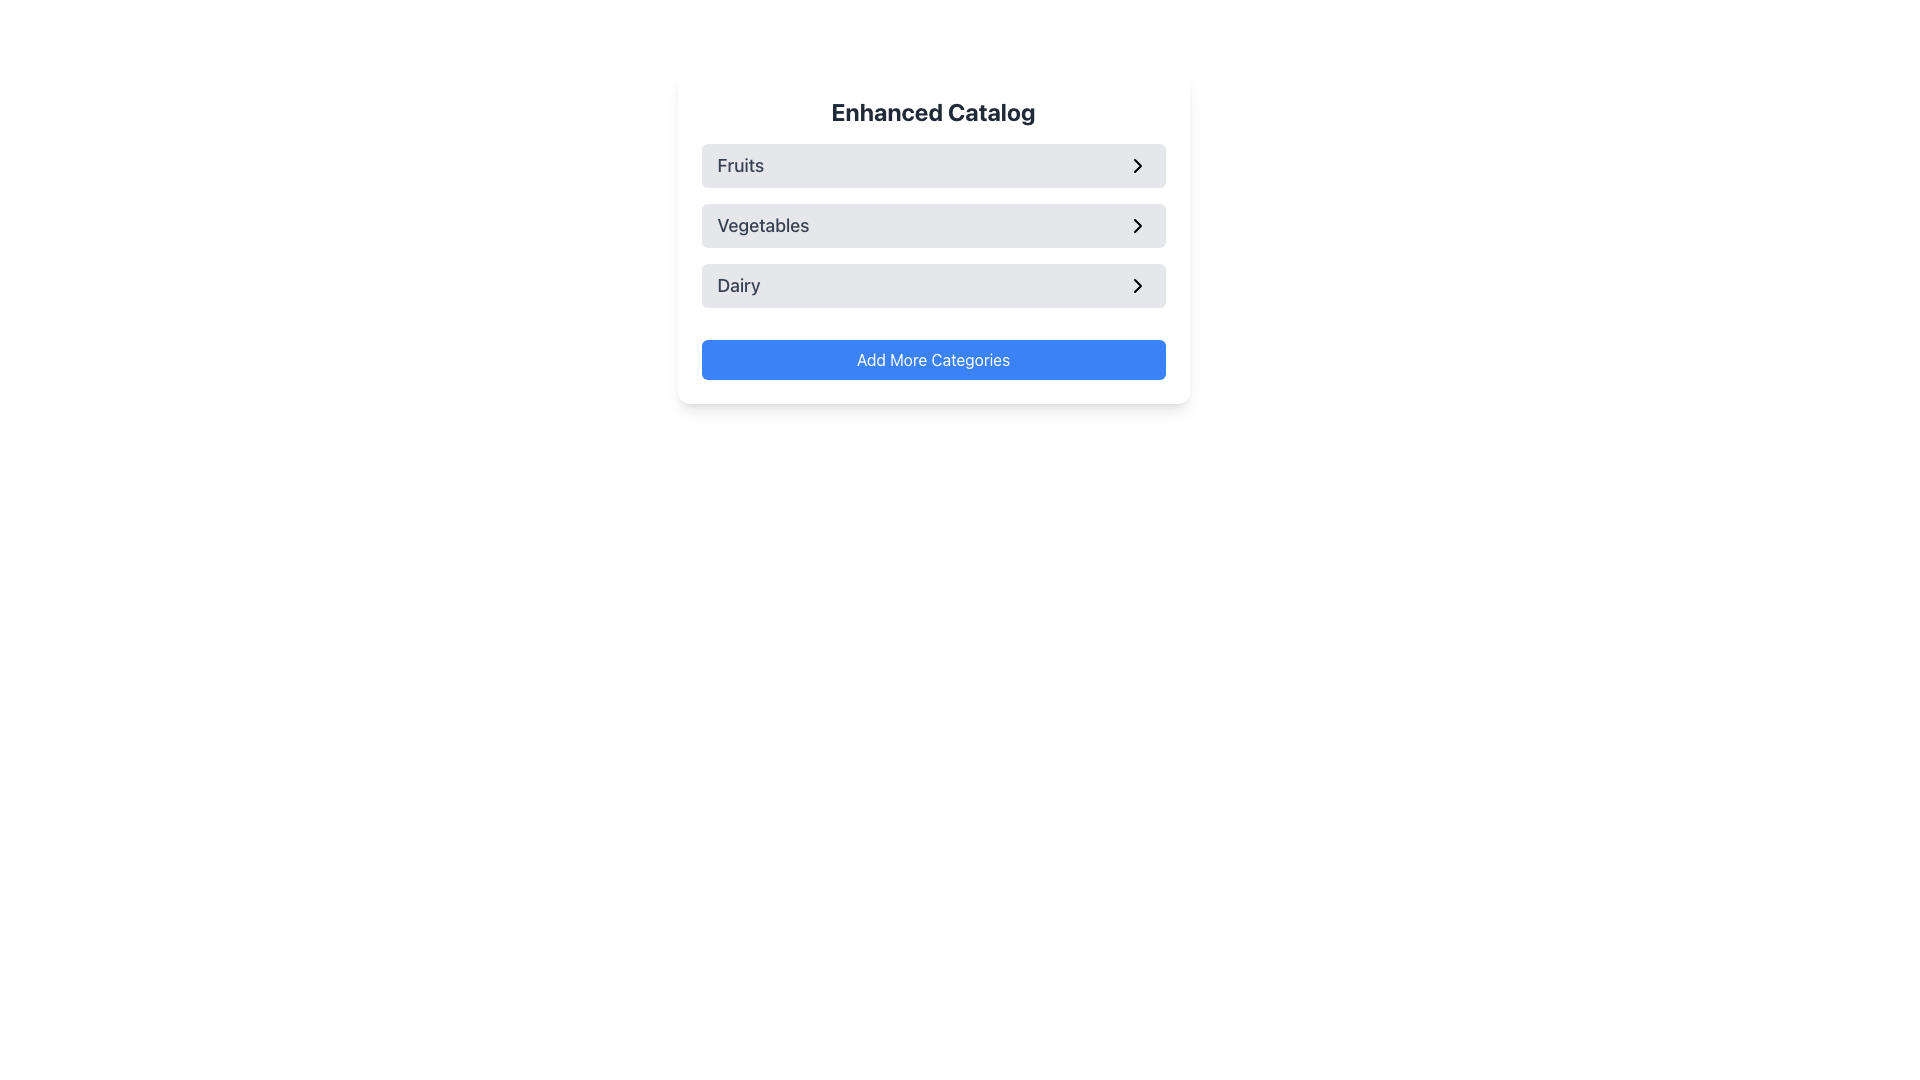 The height and width of the screenshot is (1080, 1920). Describe the element at coordinates (1137, 164) in the screenshot. I see `the right-facing chevron-style navigation arrow associated with the 'Fruits' category in the top menu` at that location.